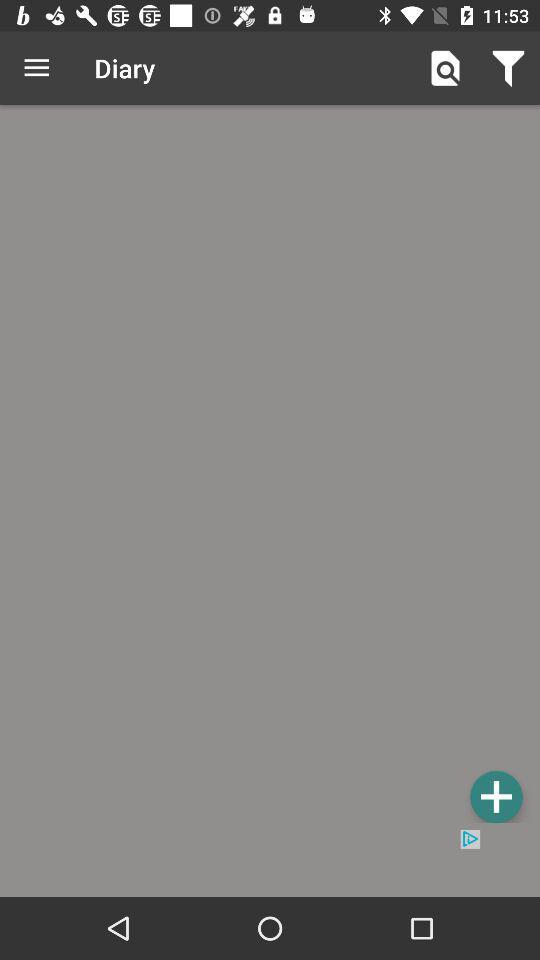 The height and width of the screenshot is (960, 540). I want to click on the add icon, so click(495, 796).